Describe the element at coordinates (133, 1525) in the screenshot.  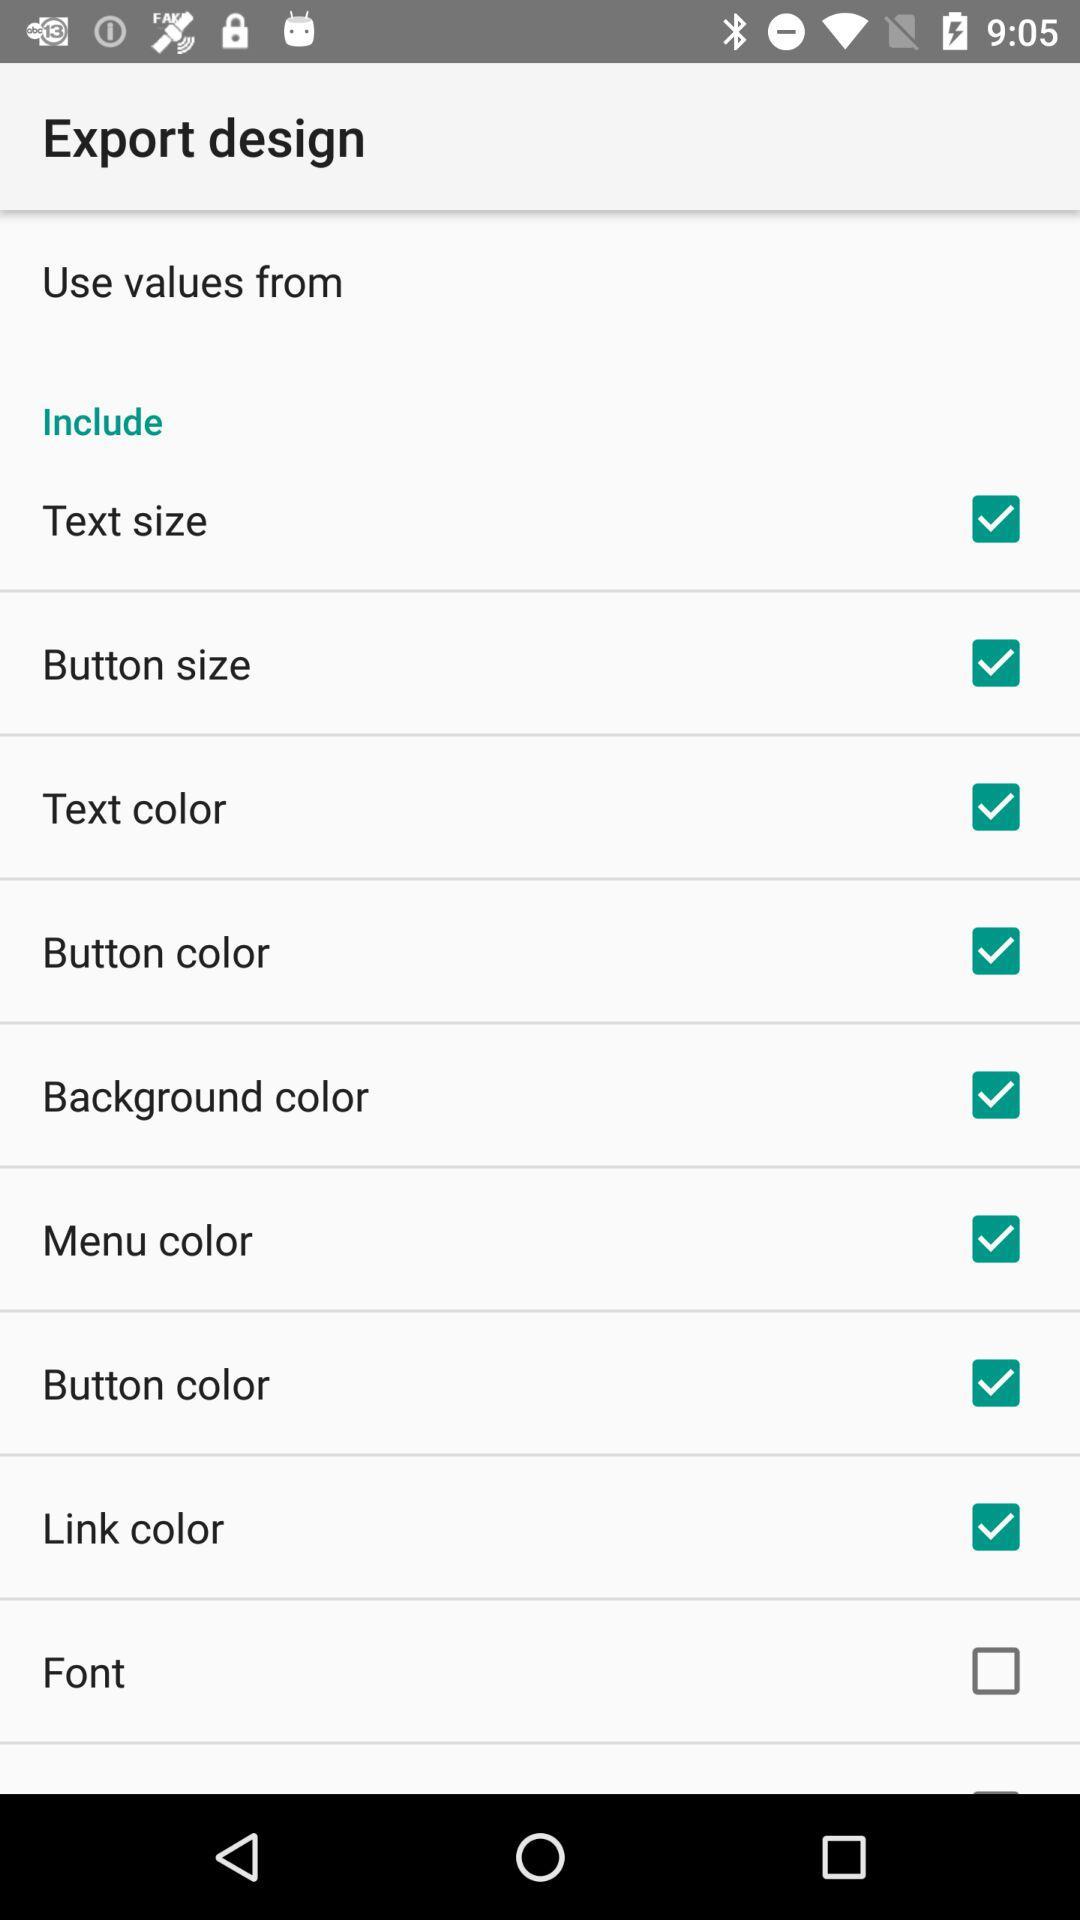
I see `the icon above the font item` at that location.